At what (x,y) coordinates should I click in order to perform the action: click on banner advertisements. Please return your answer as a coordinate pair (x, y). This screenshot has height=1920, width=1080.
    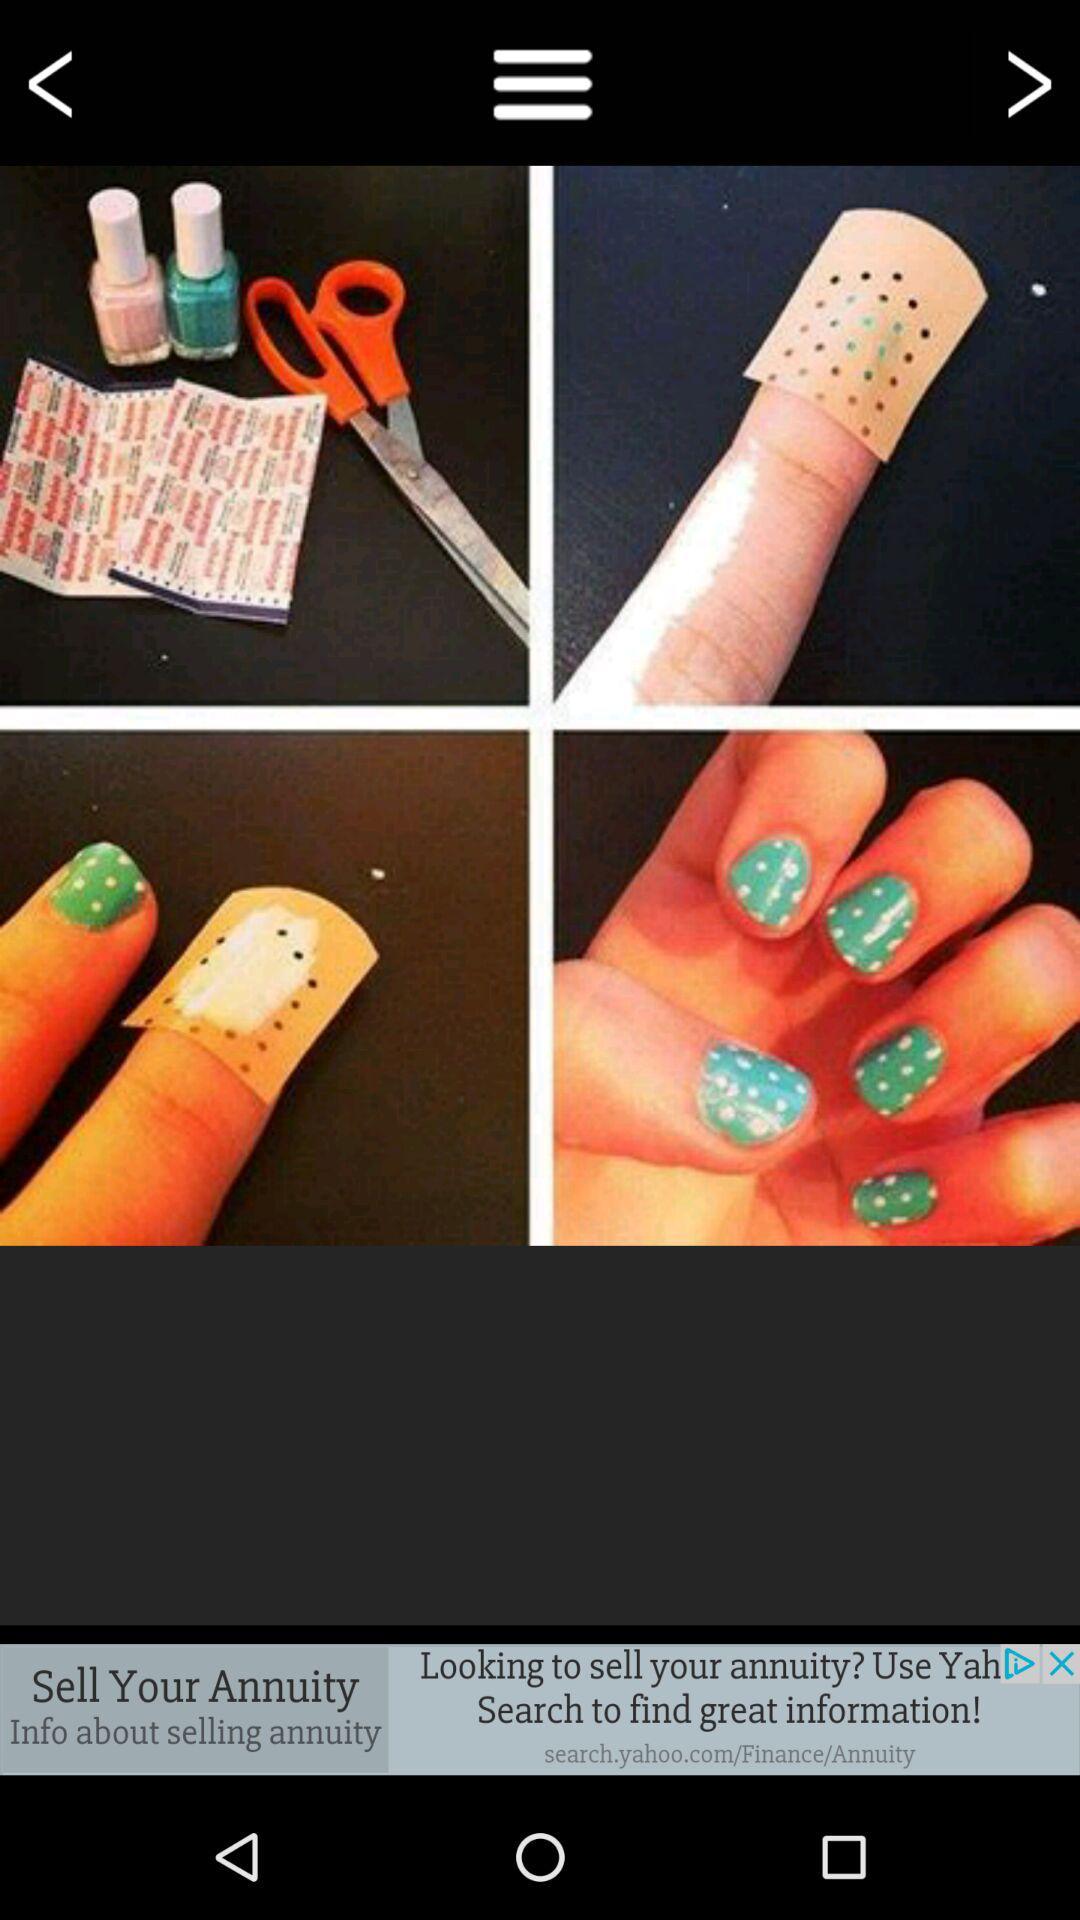
    Looking at the image, I should click on (540, 1708).